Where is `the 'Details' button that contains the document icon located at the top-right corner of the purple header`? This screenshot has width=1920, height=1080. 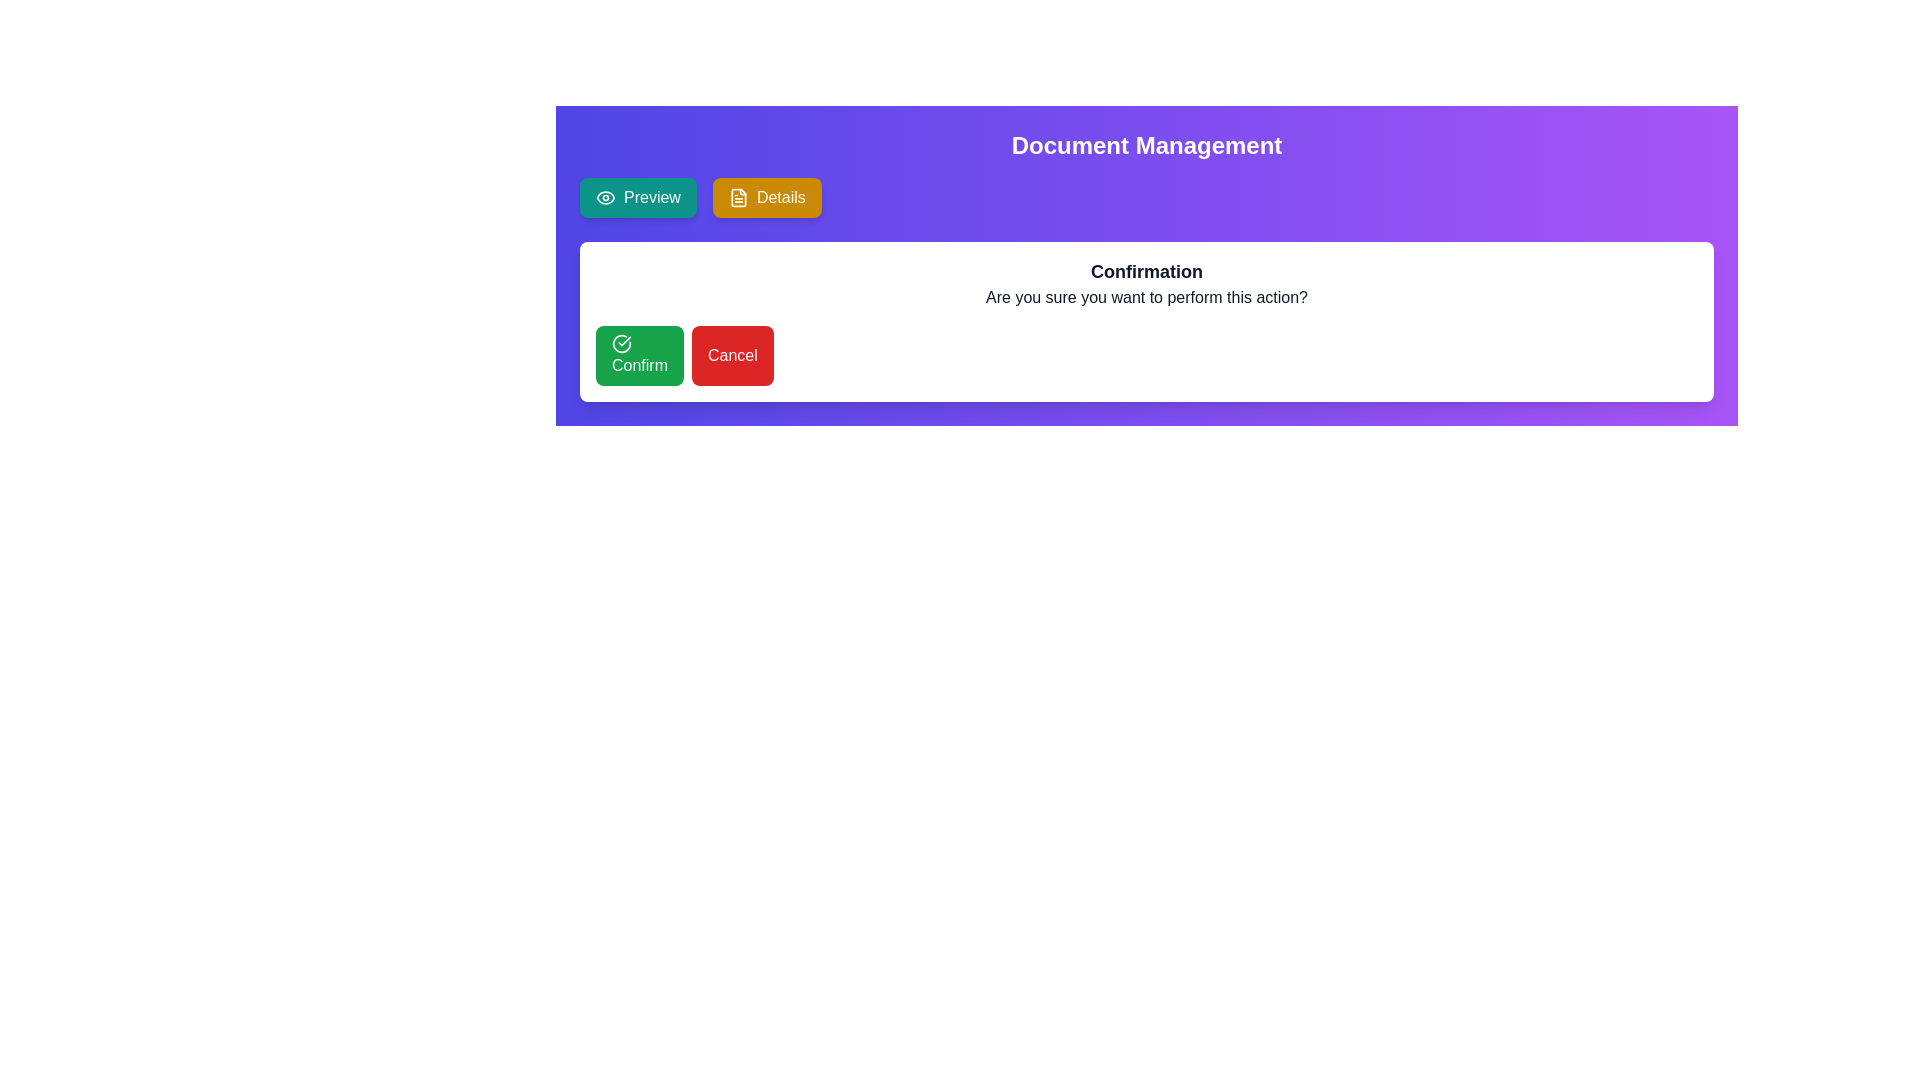 the 'Details' button that contains the document icon located at the top-right corner of the purple header is located at coordinates (737, 197).